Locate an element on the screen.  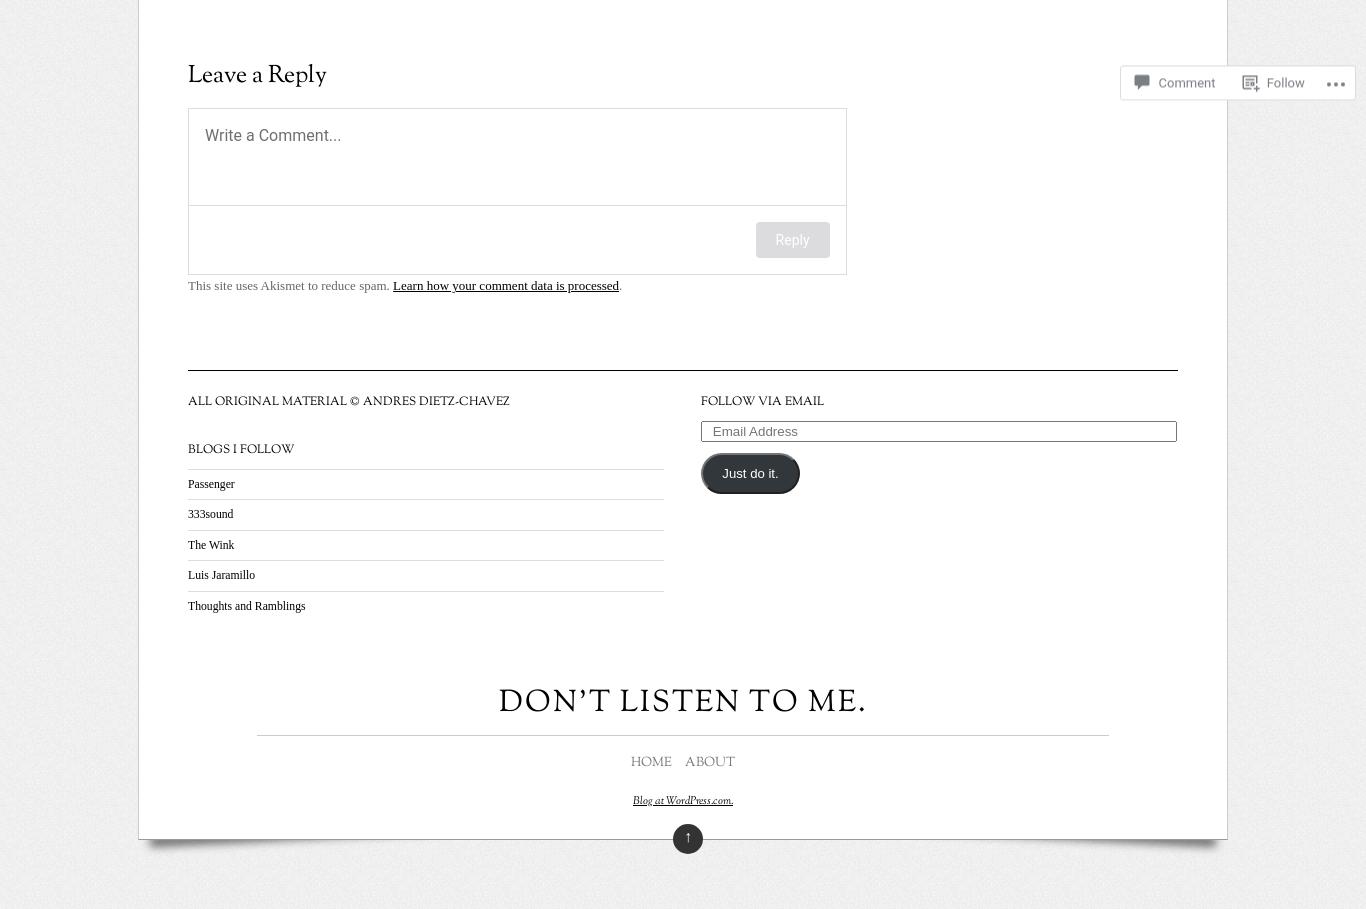
'Passenger' is located at coordinates (210, 483).